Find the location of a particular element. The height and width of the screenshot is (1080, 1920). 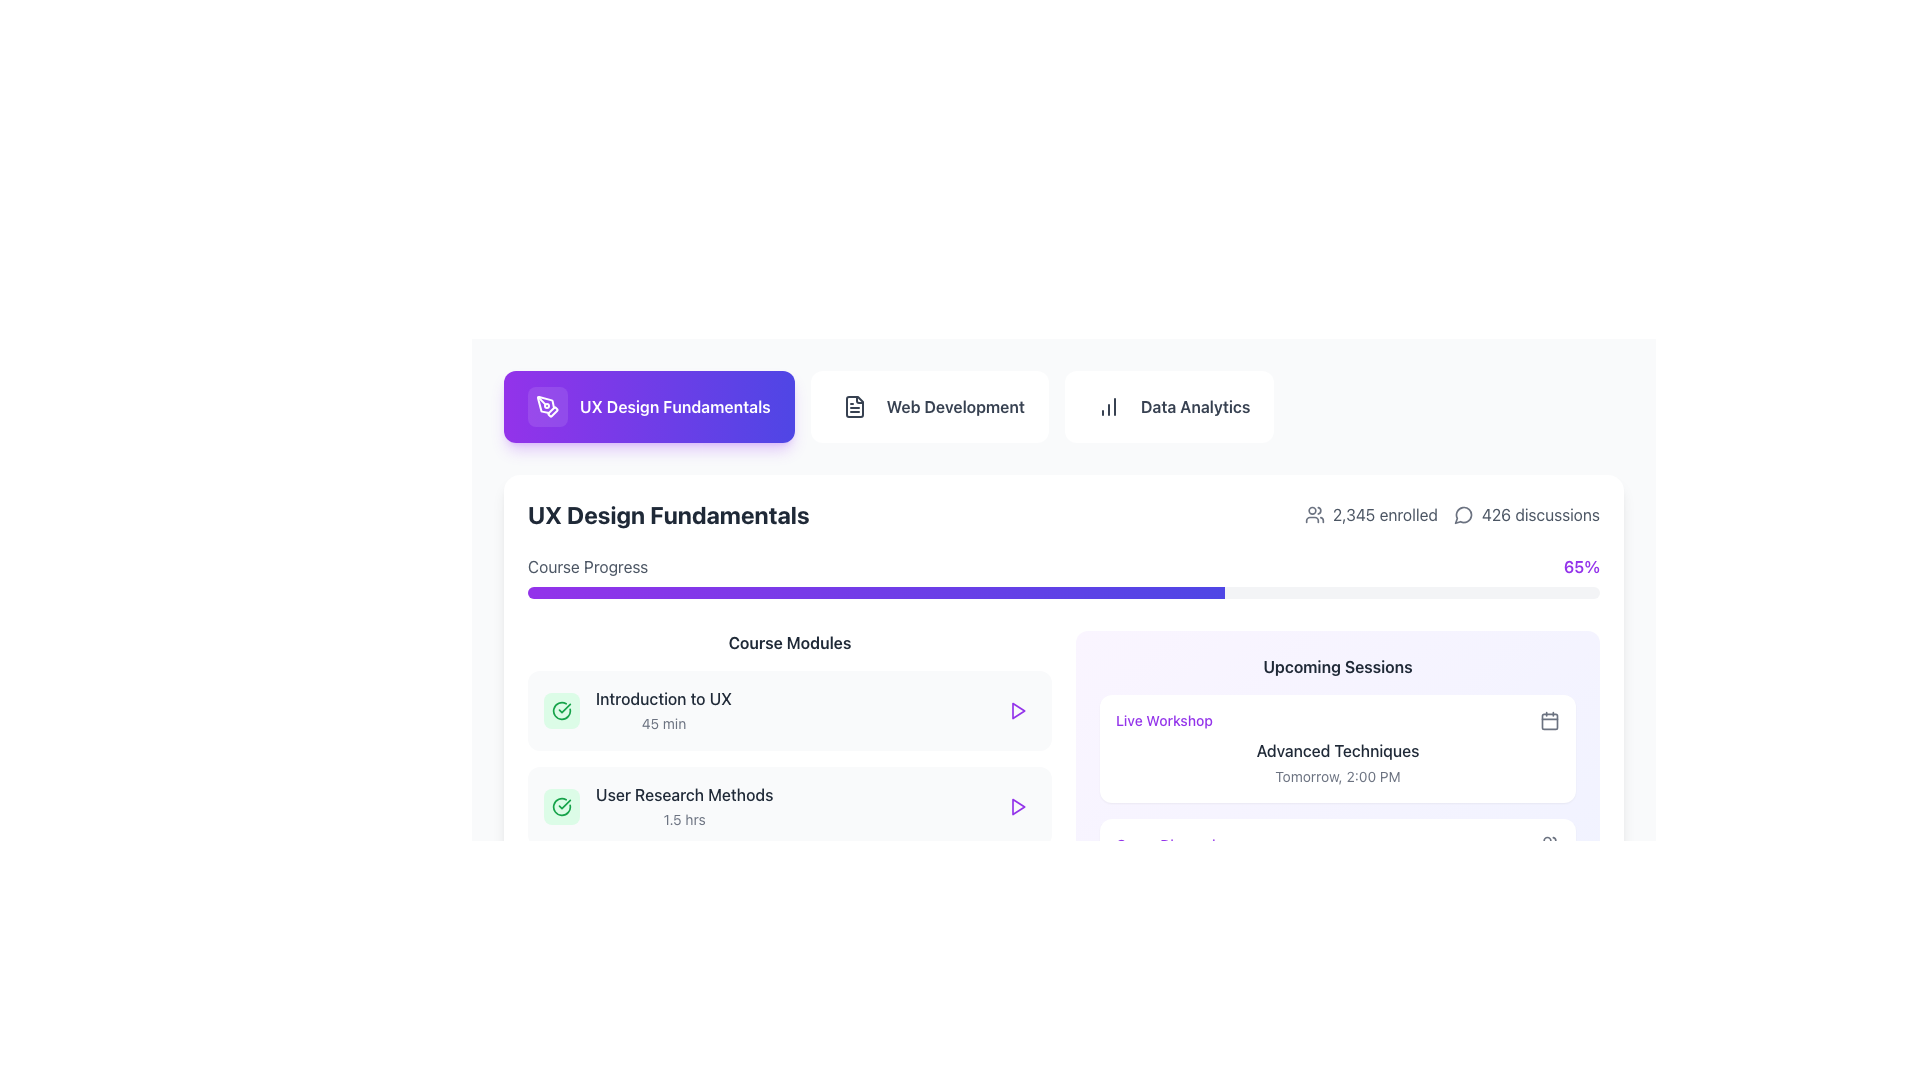

the course module titled 'Introduction to UX' is located at coordinates (637, 709).